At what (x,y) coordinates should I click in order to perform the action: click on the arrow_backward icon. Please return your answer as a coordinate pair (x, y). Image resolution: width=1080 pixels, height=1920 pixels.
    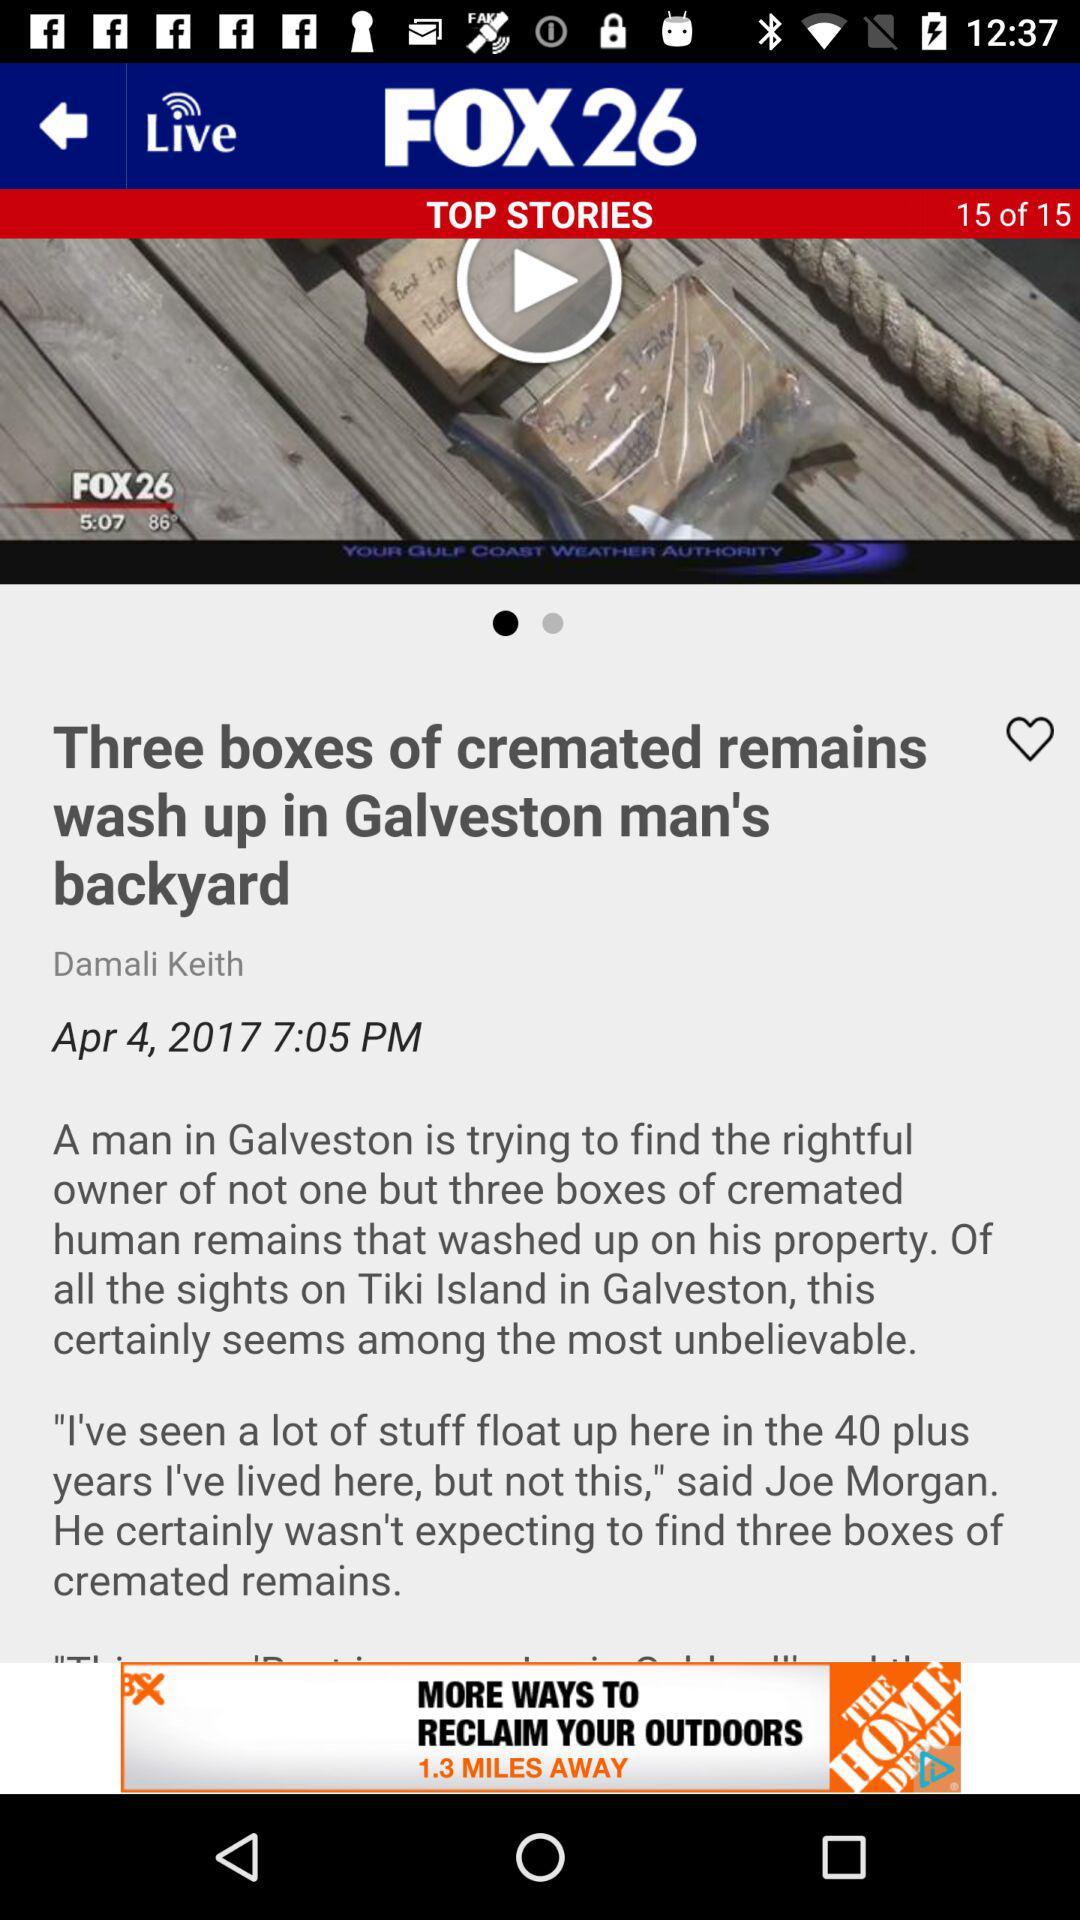
    Looking at the image, I should click on (61, 124).